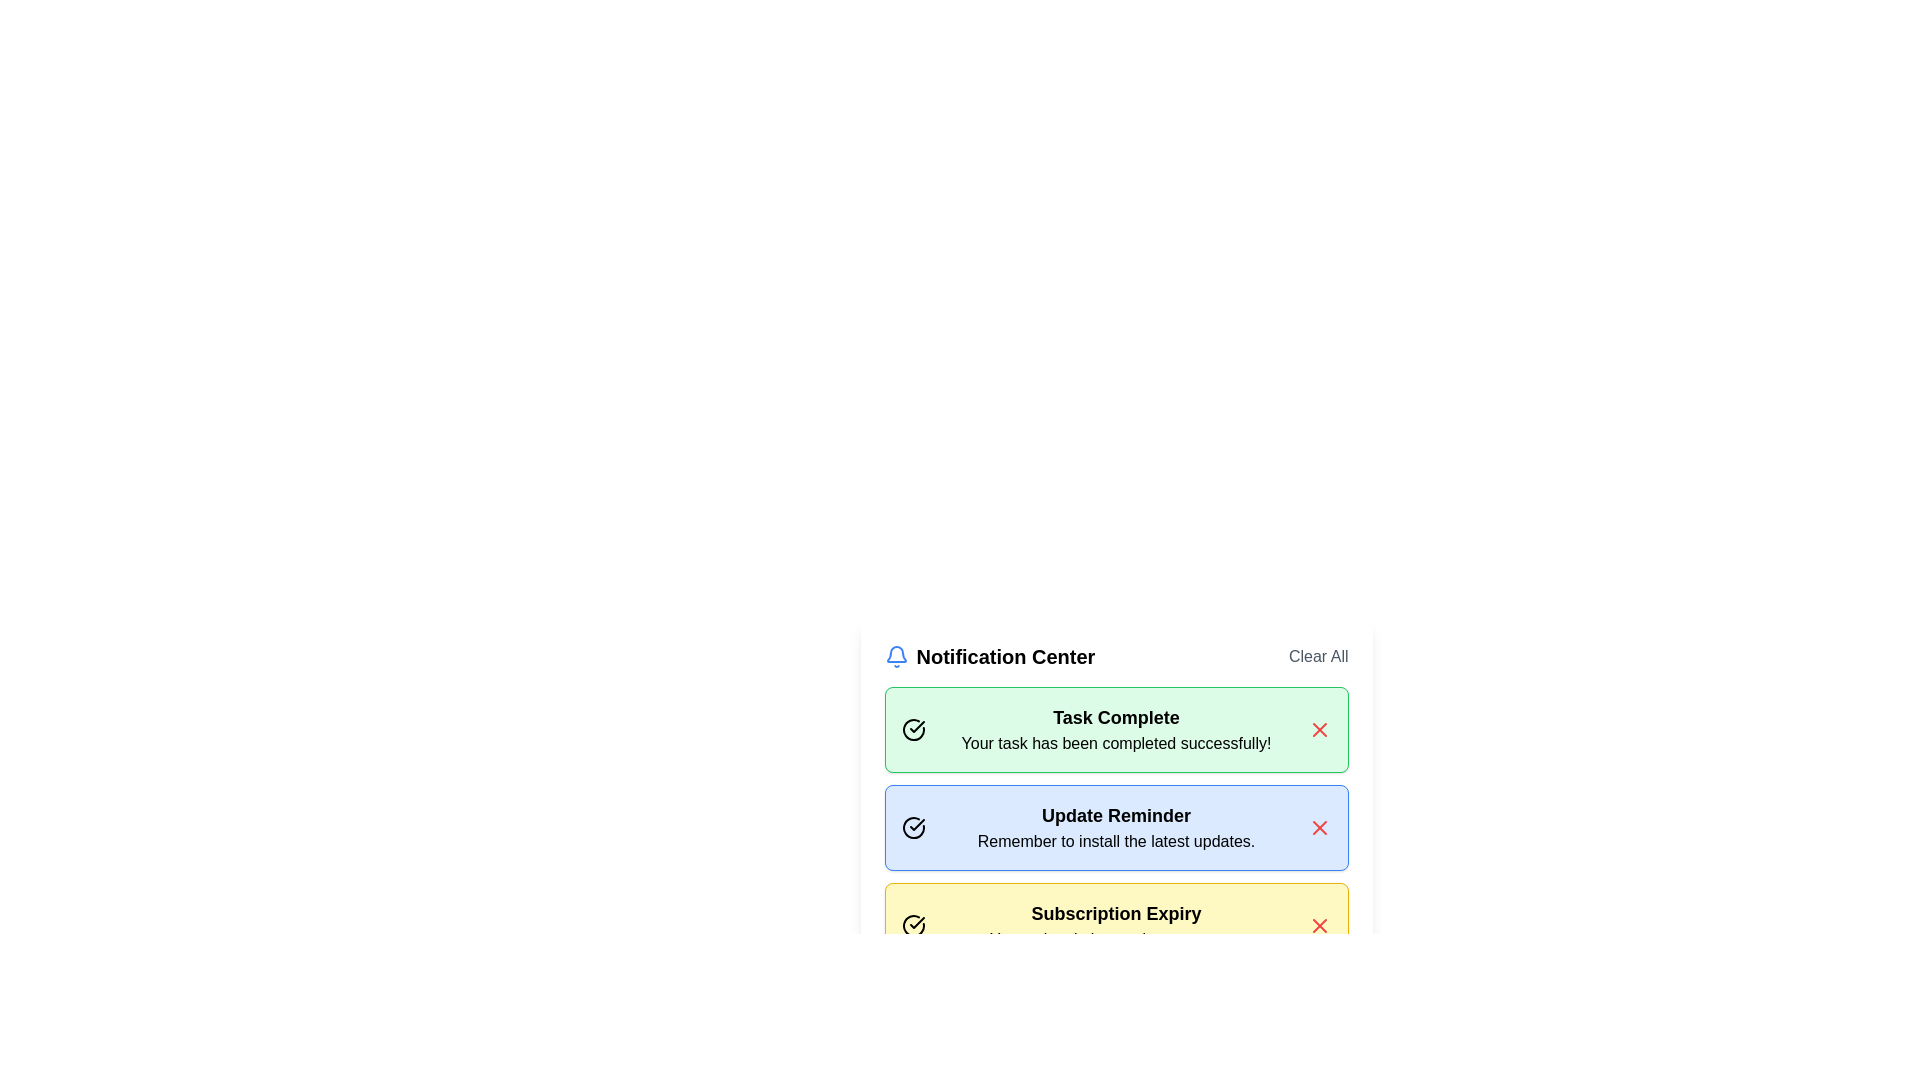  What do you see at coordinates (912, 828) in the screenshot?
I see `the circular icon with a checkmark inside it, located within the 'Update Reminder' notification box, to understand its symbolic meaning` at bounding box center [912, 828].